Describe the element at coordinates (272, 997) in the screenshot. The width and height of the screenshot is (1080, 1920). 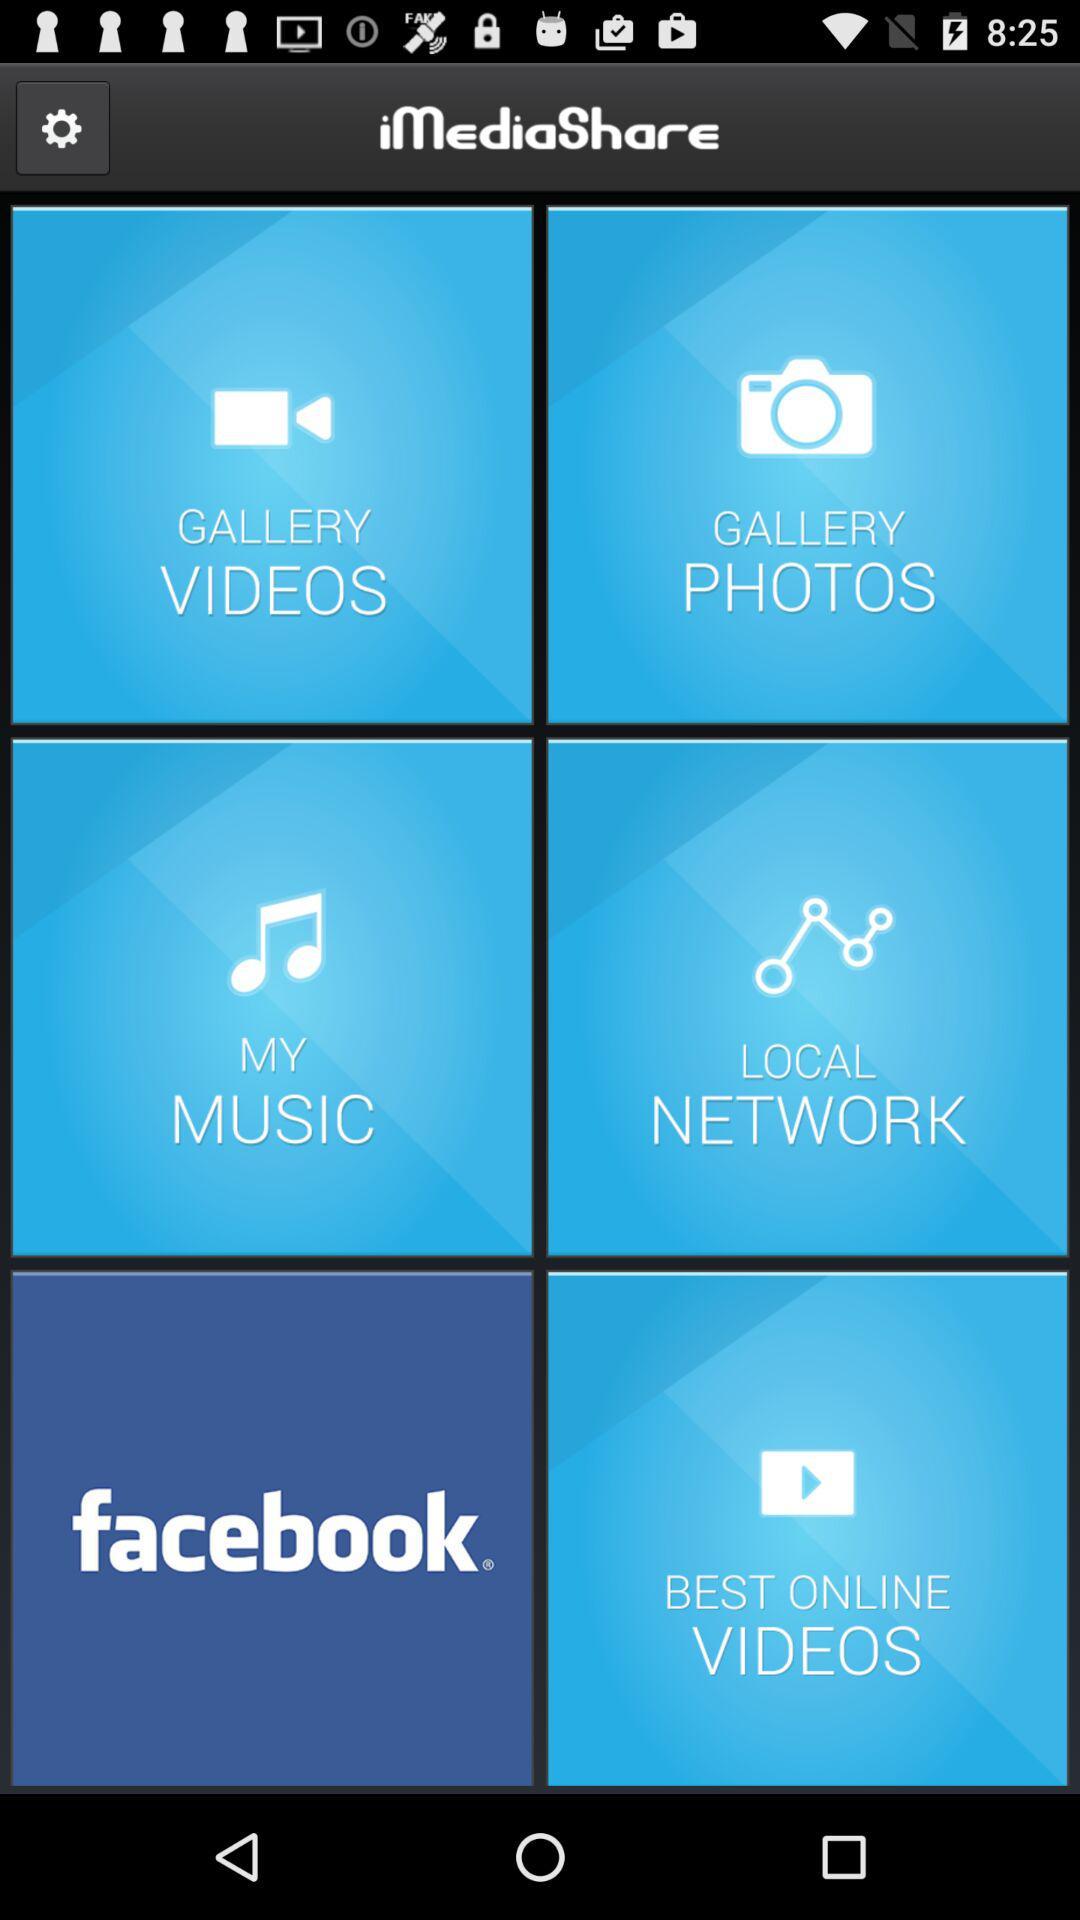
I see `my music` at that location.